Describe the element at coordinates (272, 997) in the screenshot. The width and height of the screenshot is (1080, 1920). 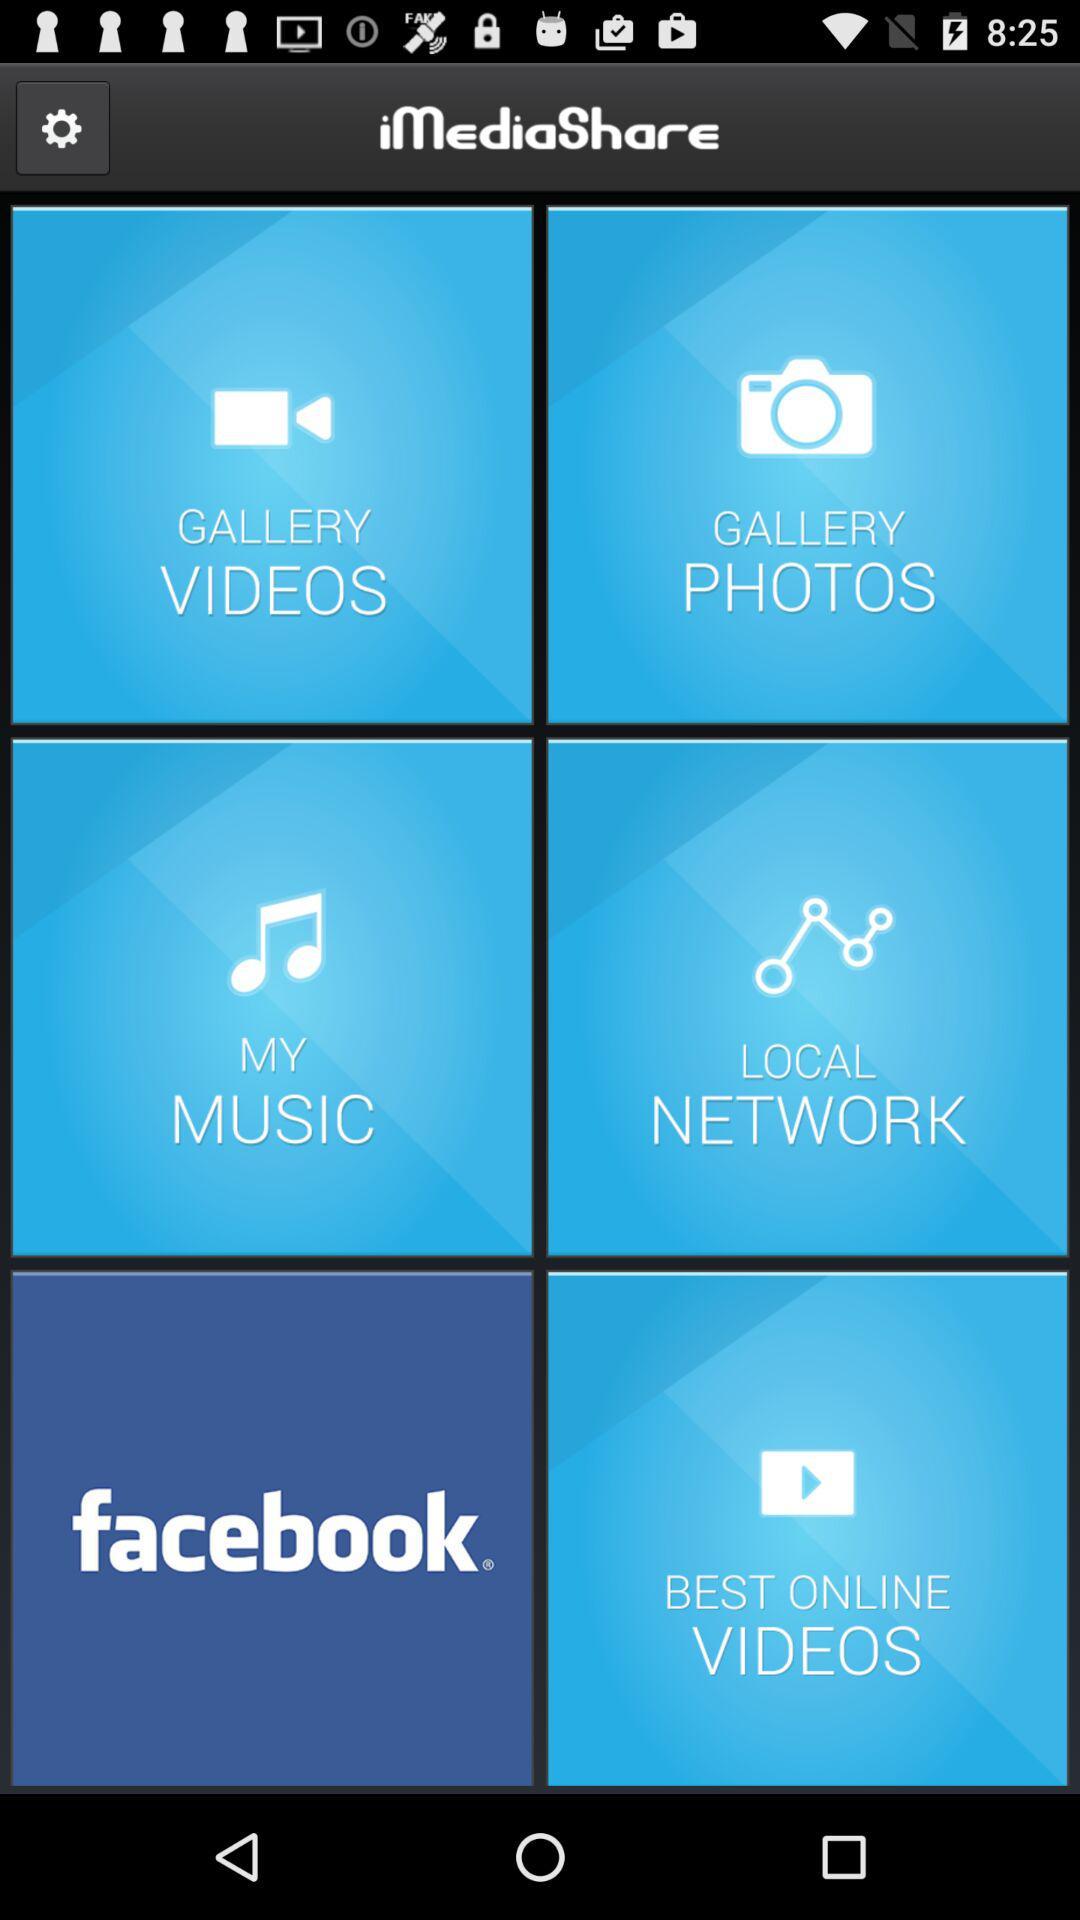
I see `my music` at that location.